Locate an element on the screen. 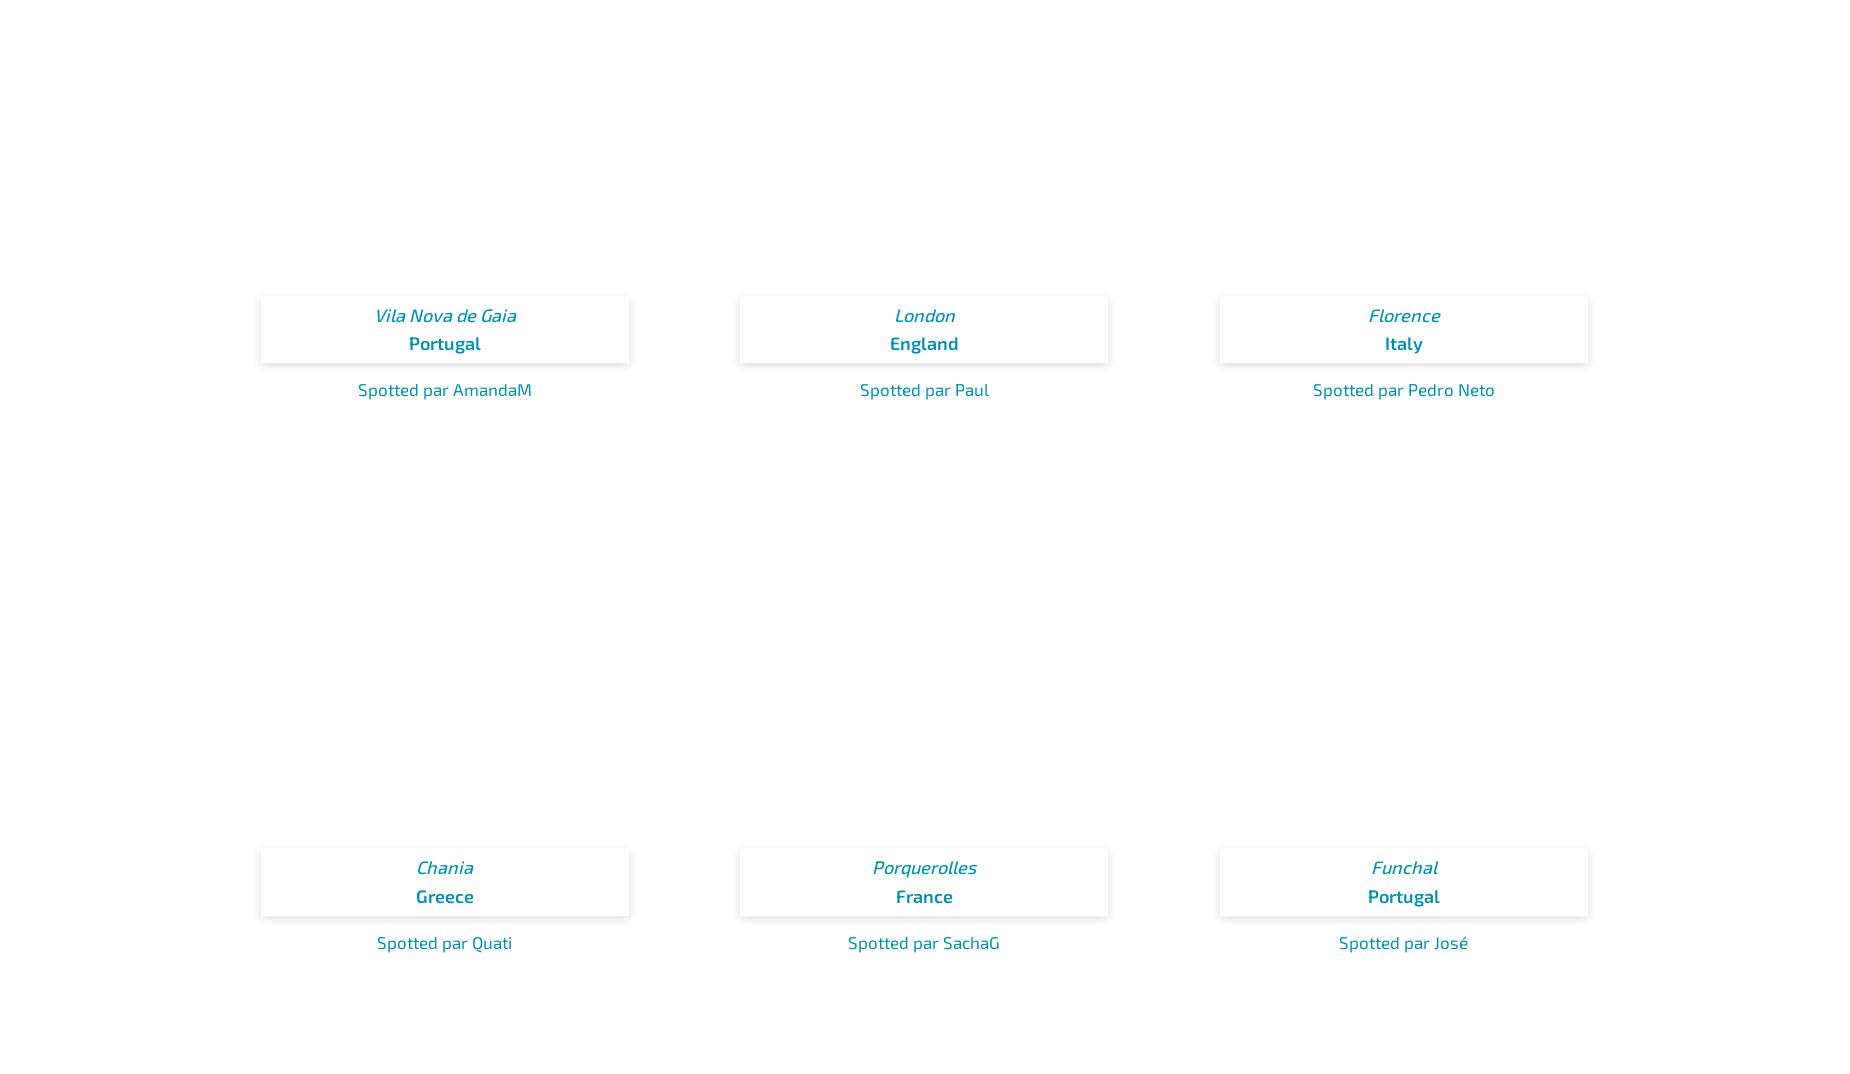 This screenshot has width=1850, height=1074. 'Greece' is located at coordinates (443, 895).